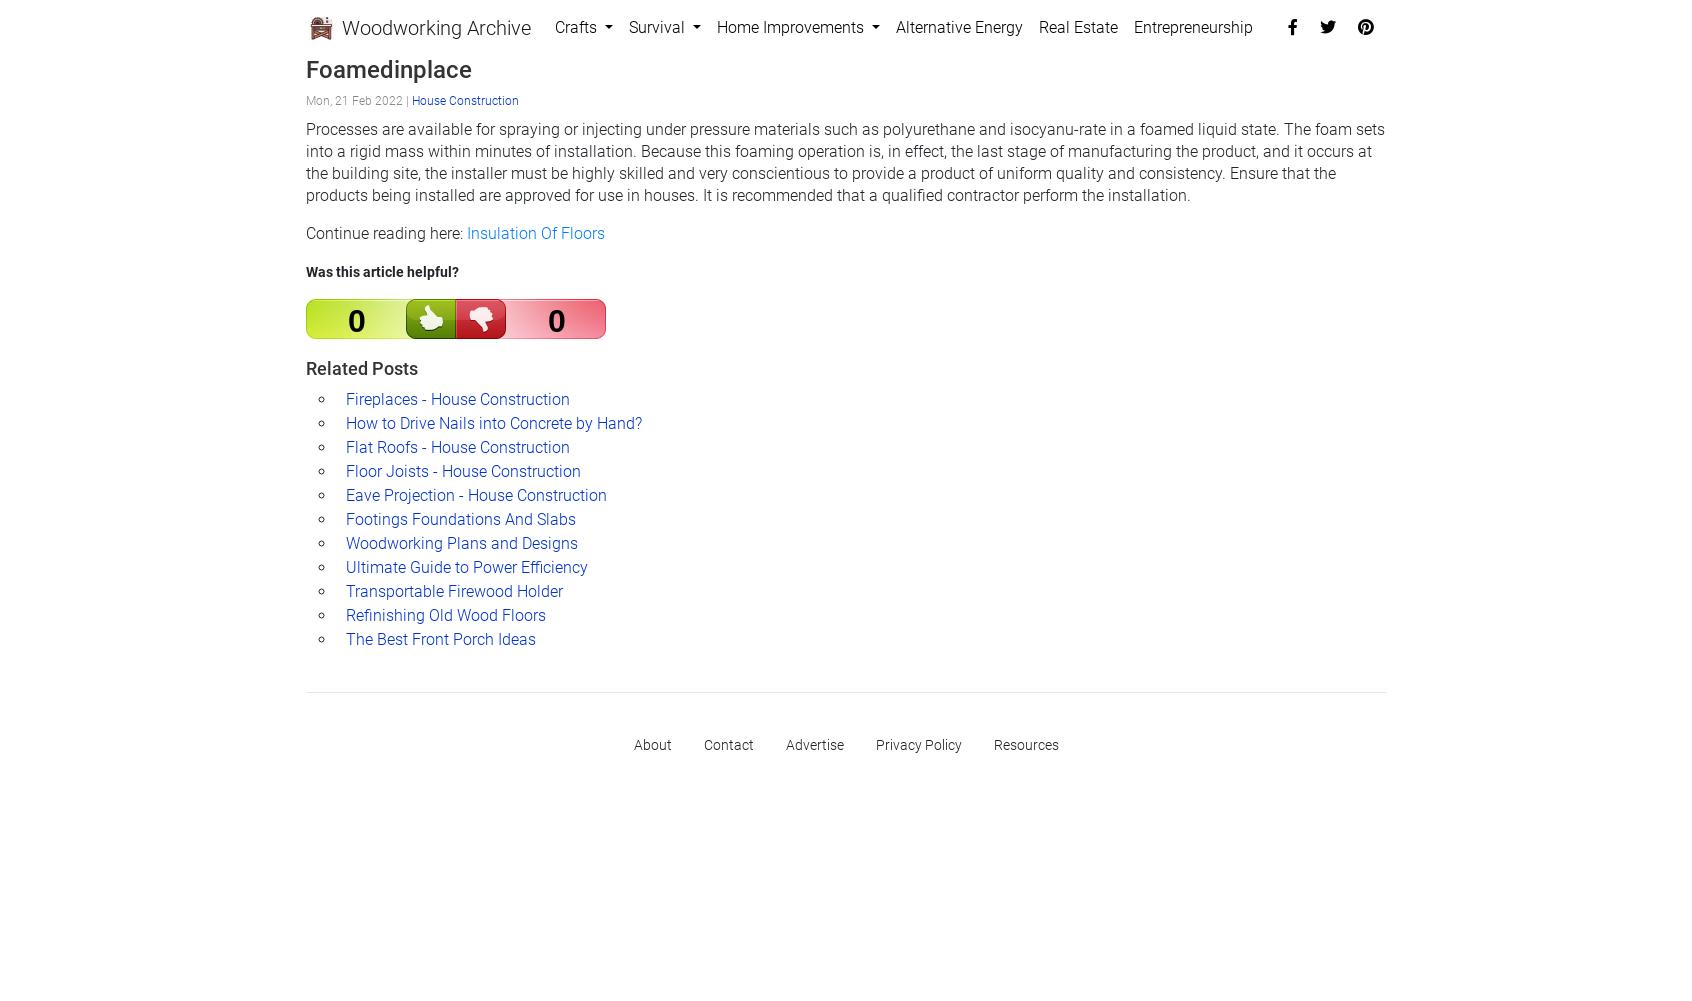 The width and height of the screenshot is (1692, 1001). Describe the element at coordinates (457, 397) in the screenshot. I see `'Fireplaces - House Construction'` at that location.